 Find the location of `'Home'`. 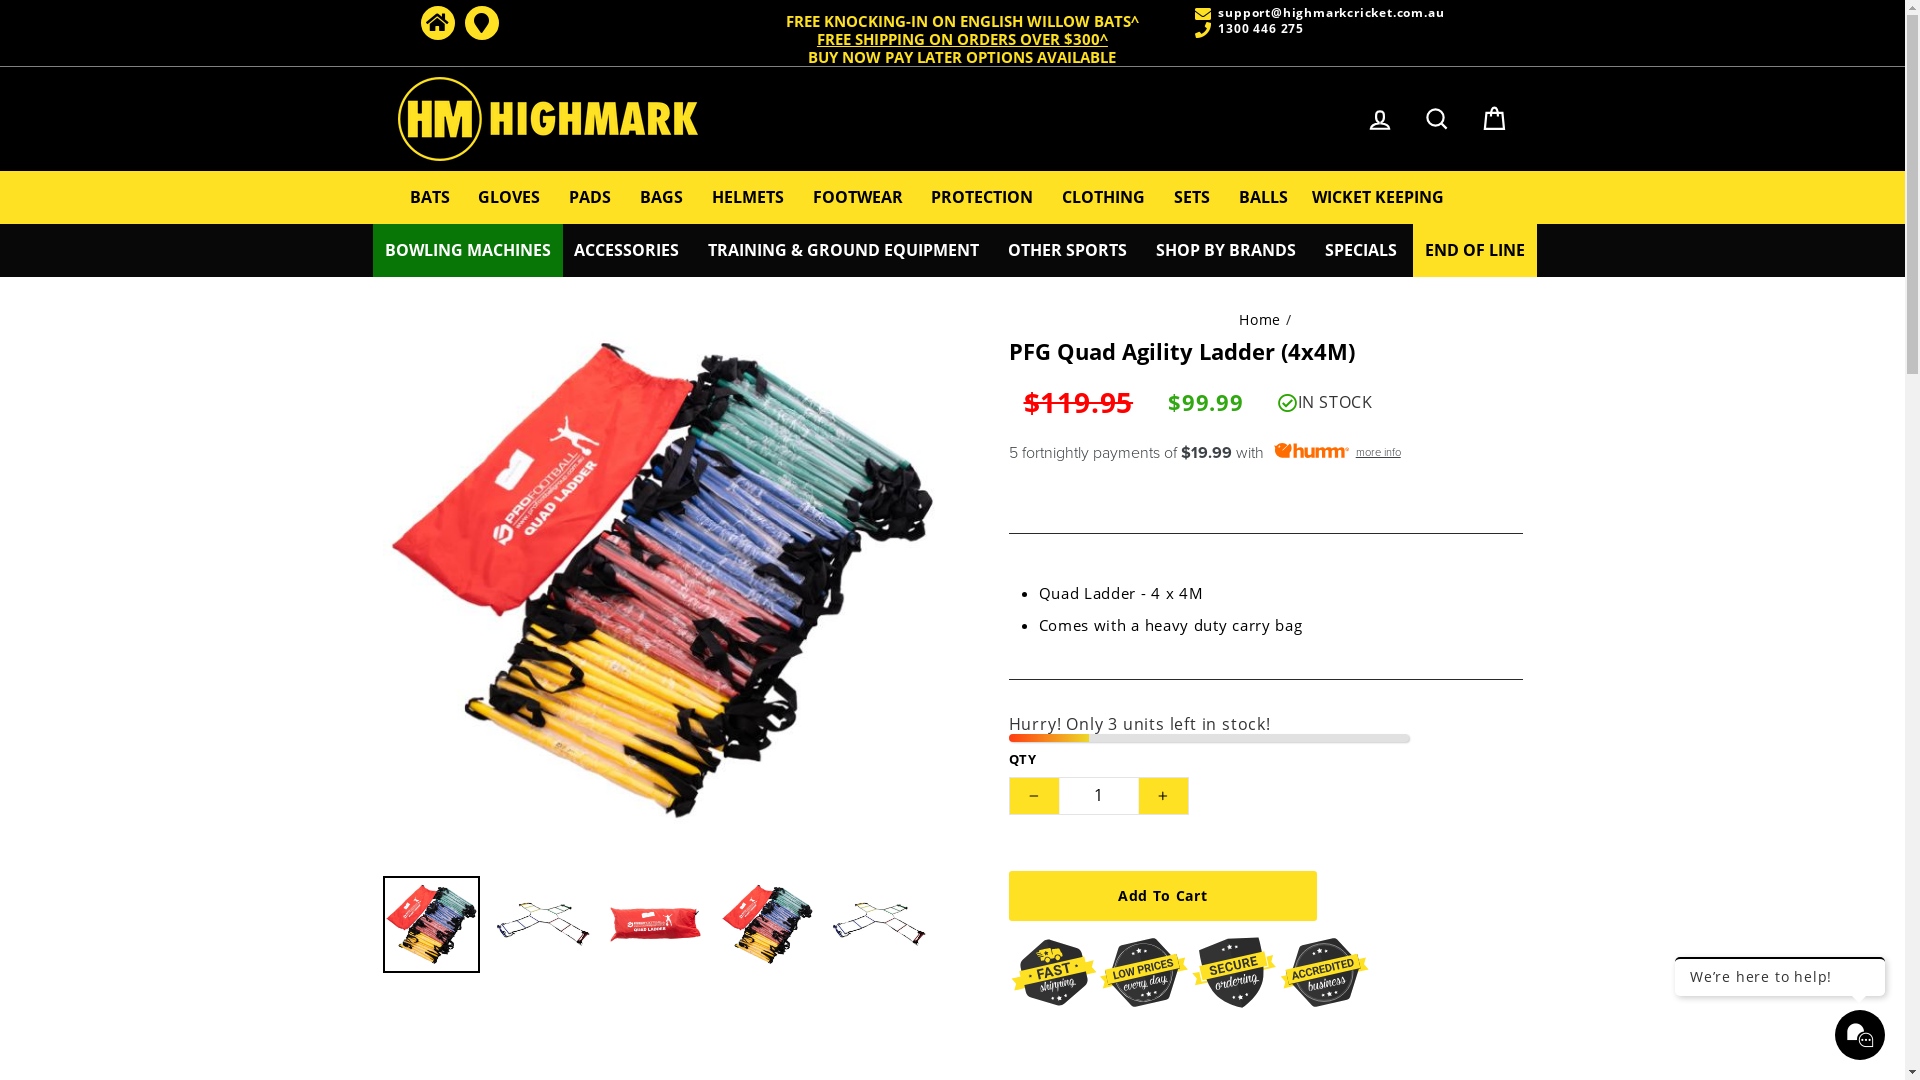

'Home' is located at coordinates (1258, 318).